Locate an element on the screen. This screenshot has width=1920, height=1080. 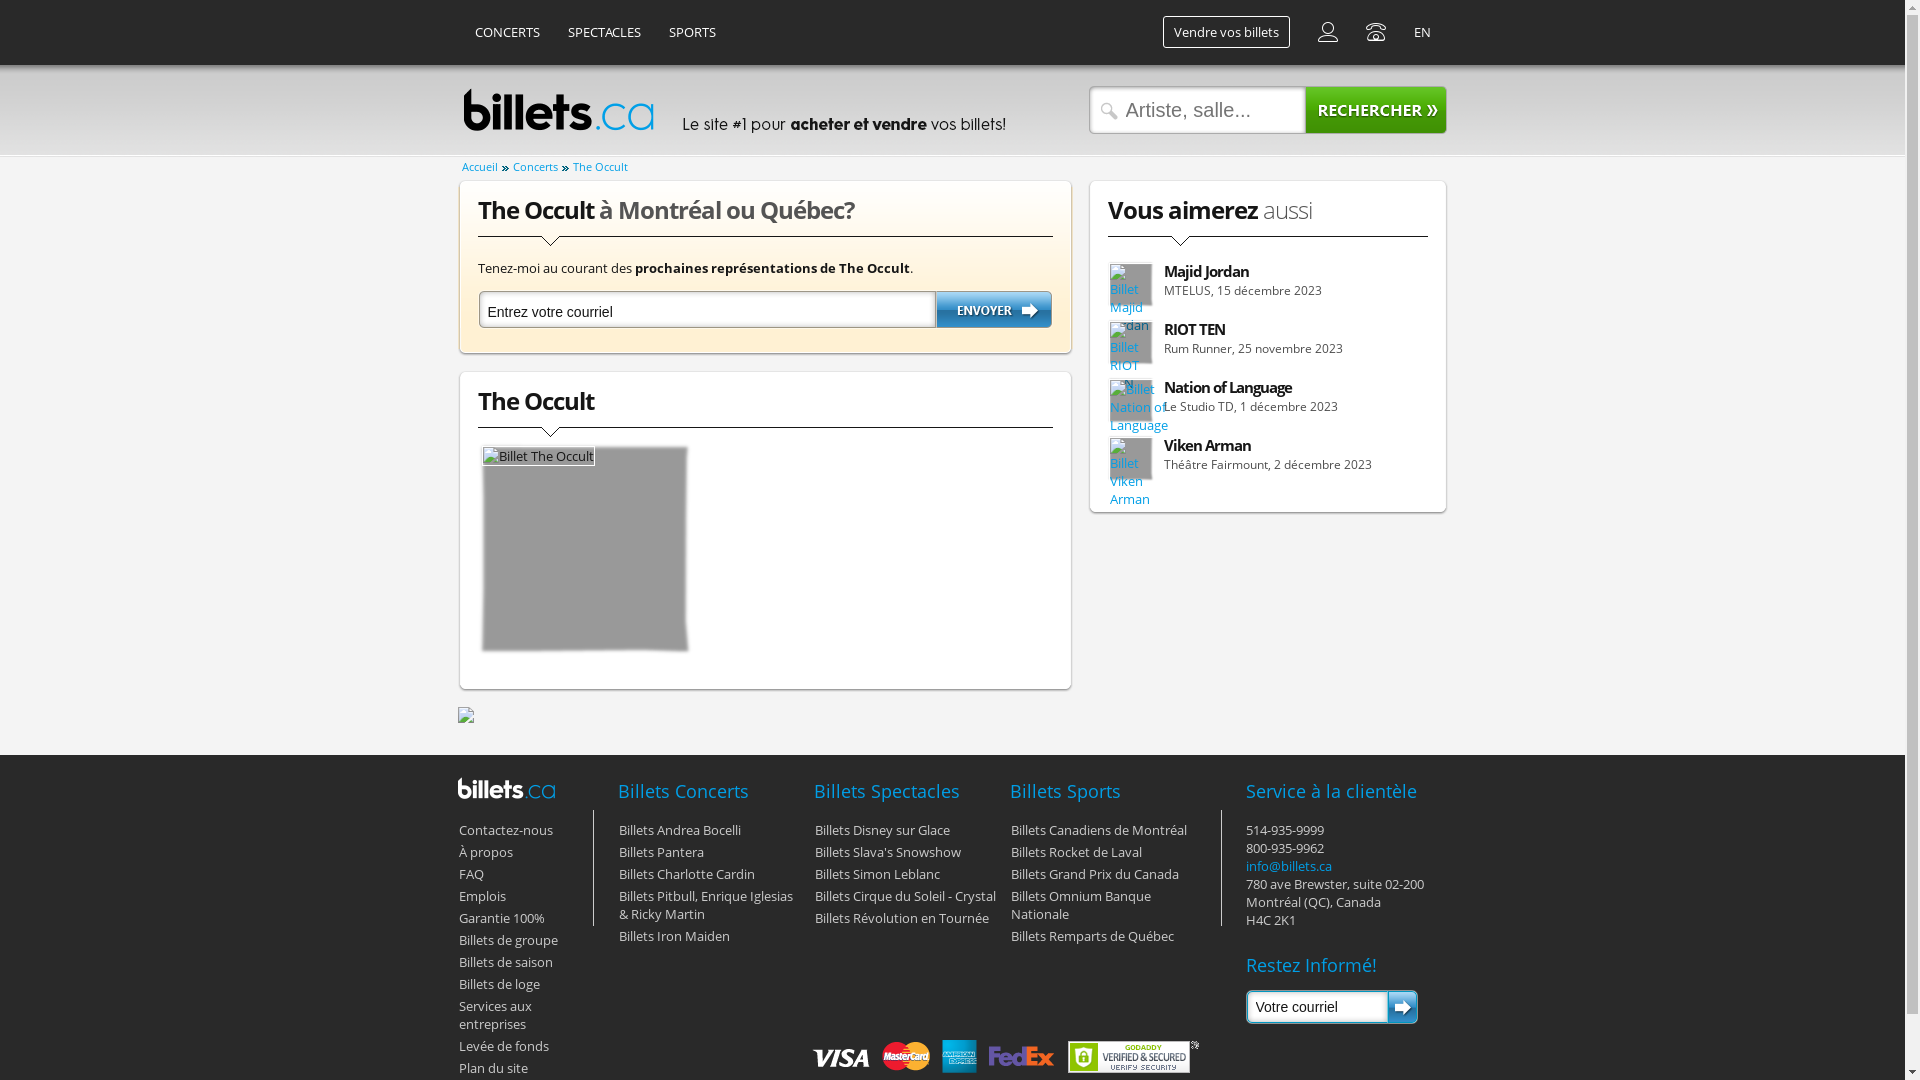
'Billets Andrea Bocelli' is located at coordinates (617, 829).